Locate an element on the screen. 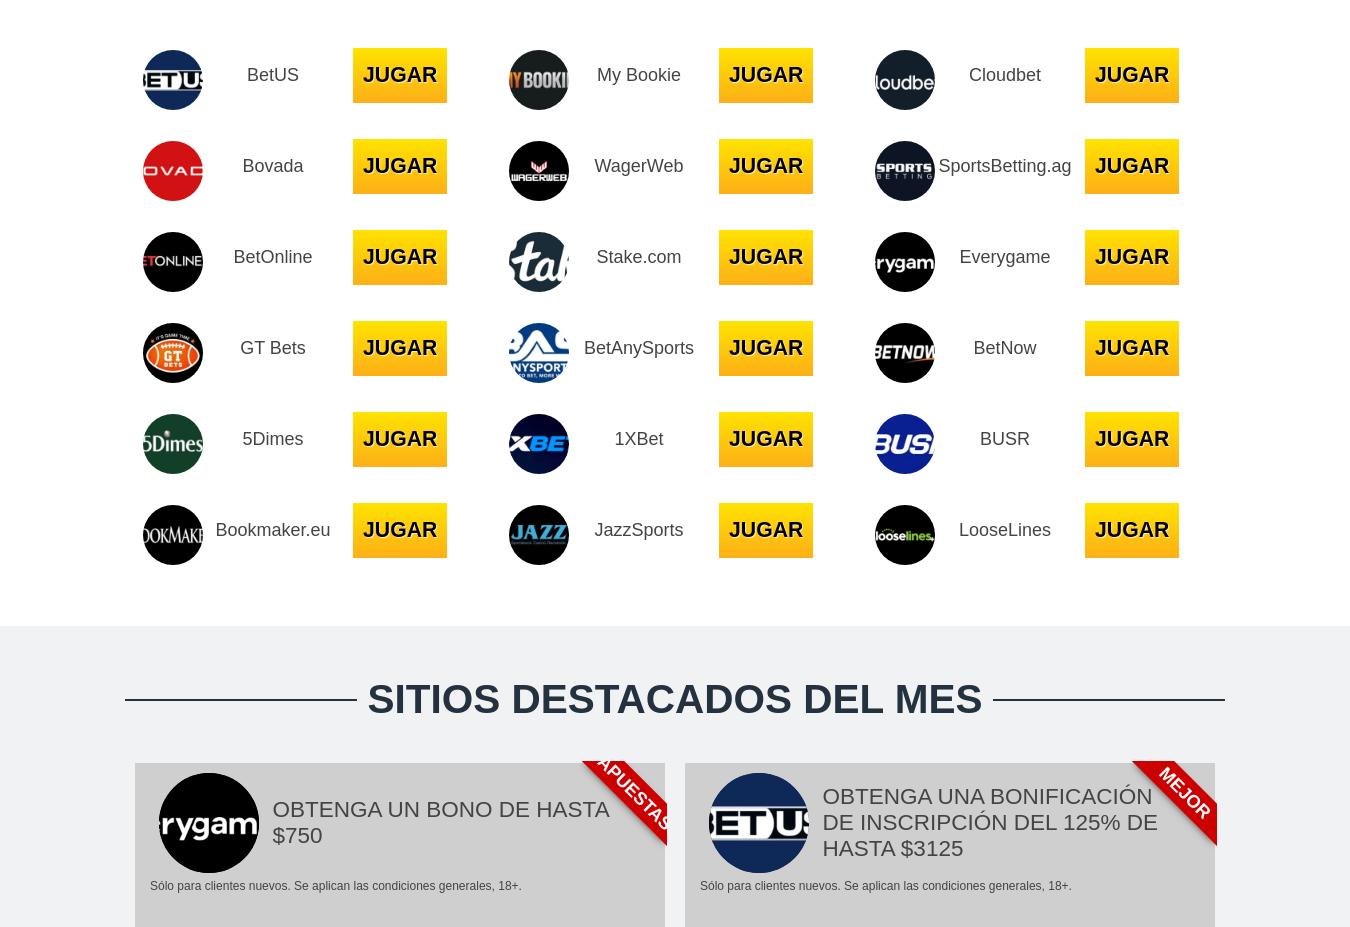 Image resolution: width=1350 pixels, height=927 pixels. 'OBTENGA UNA BONIFICACIÓN DE INSCRIPCIÓN DEL 125% DE HASTA $3125' is located at coordinates (988, 822).